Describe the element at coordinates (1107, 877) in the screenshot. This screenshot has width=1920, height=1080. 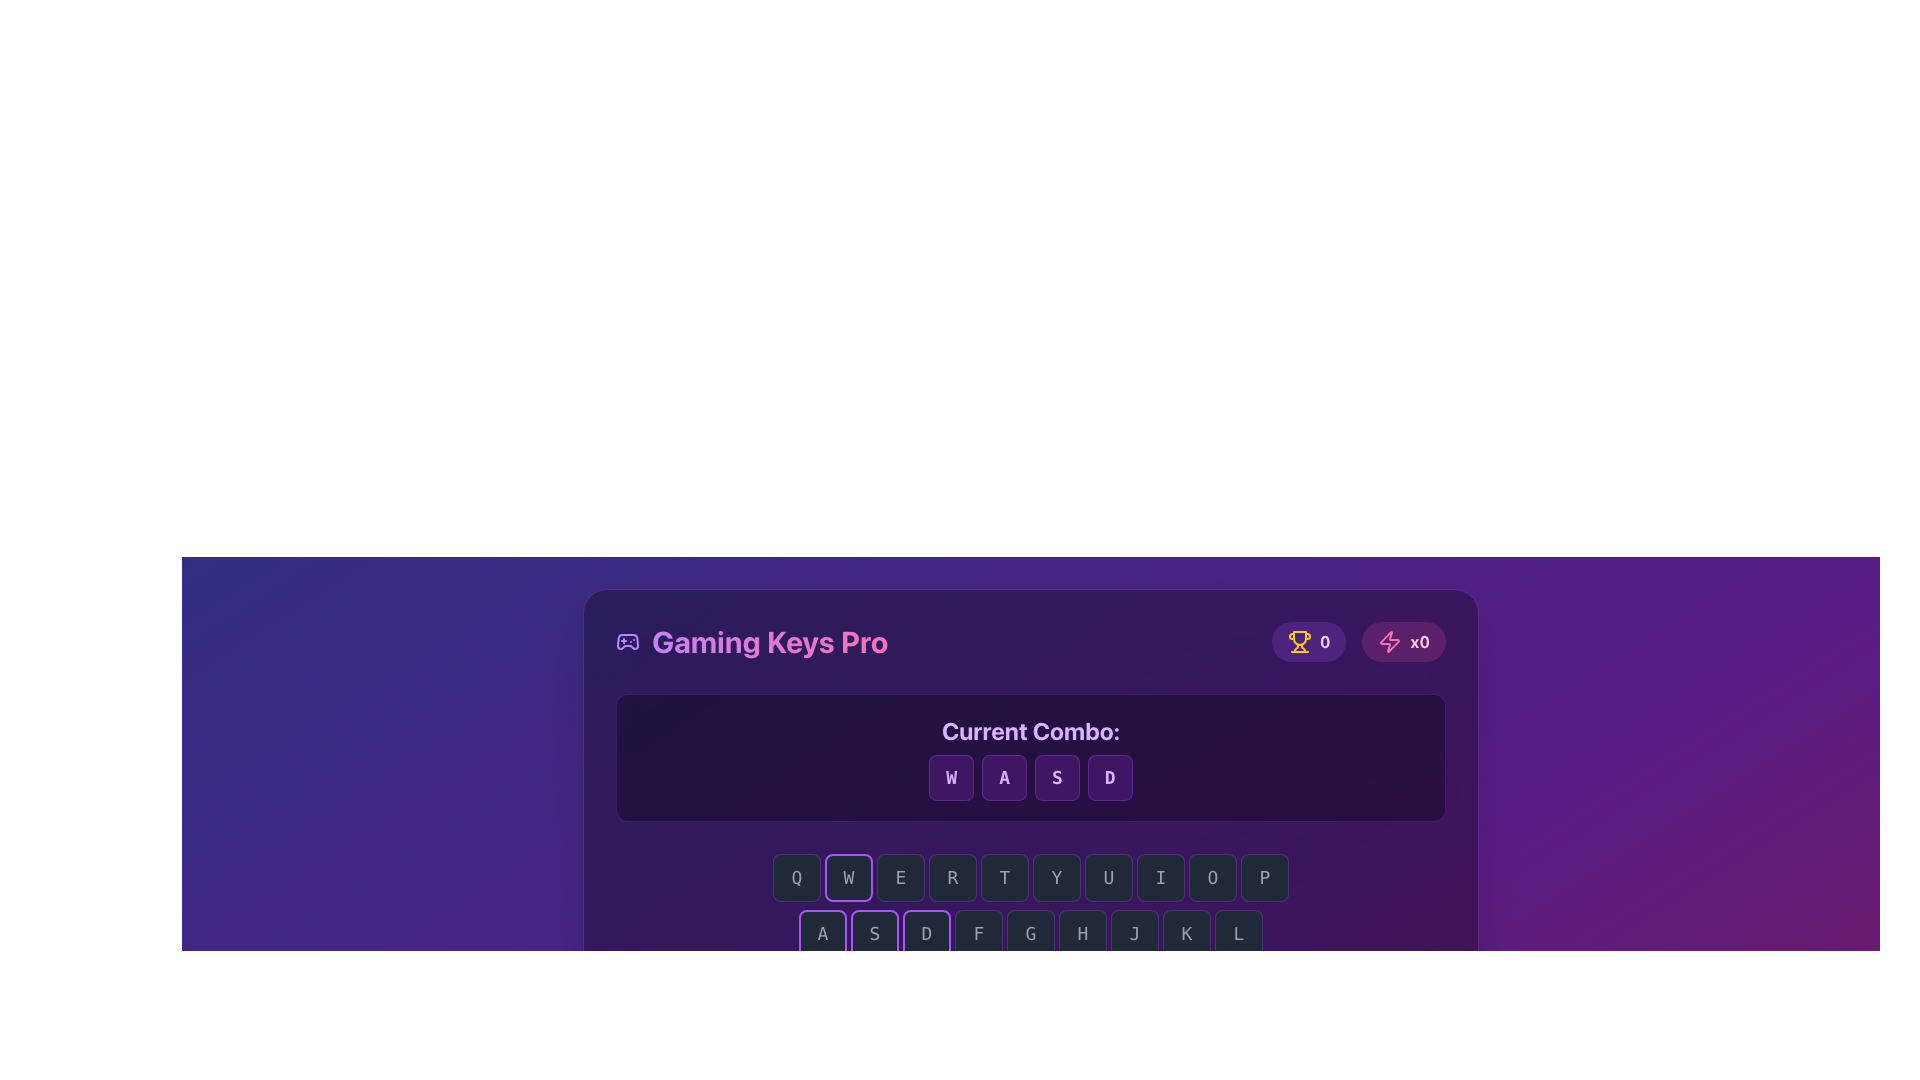
I see `the key-like button displaying the character 'U' with a dark background and rounded corners to simulate a press` at that location.